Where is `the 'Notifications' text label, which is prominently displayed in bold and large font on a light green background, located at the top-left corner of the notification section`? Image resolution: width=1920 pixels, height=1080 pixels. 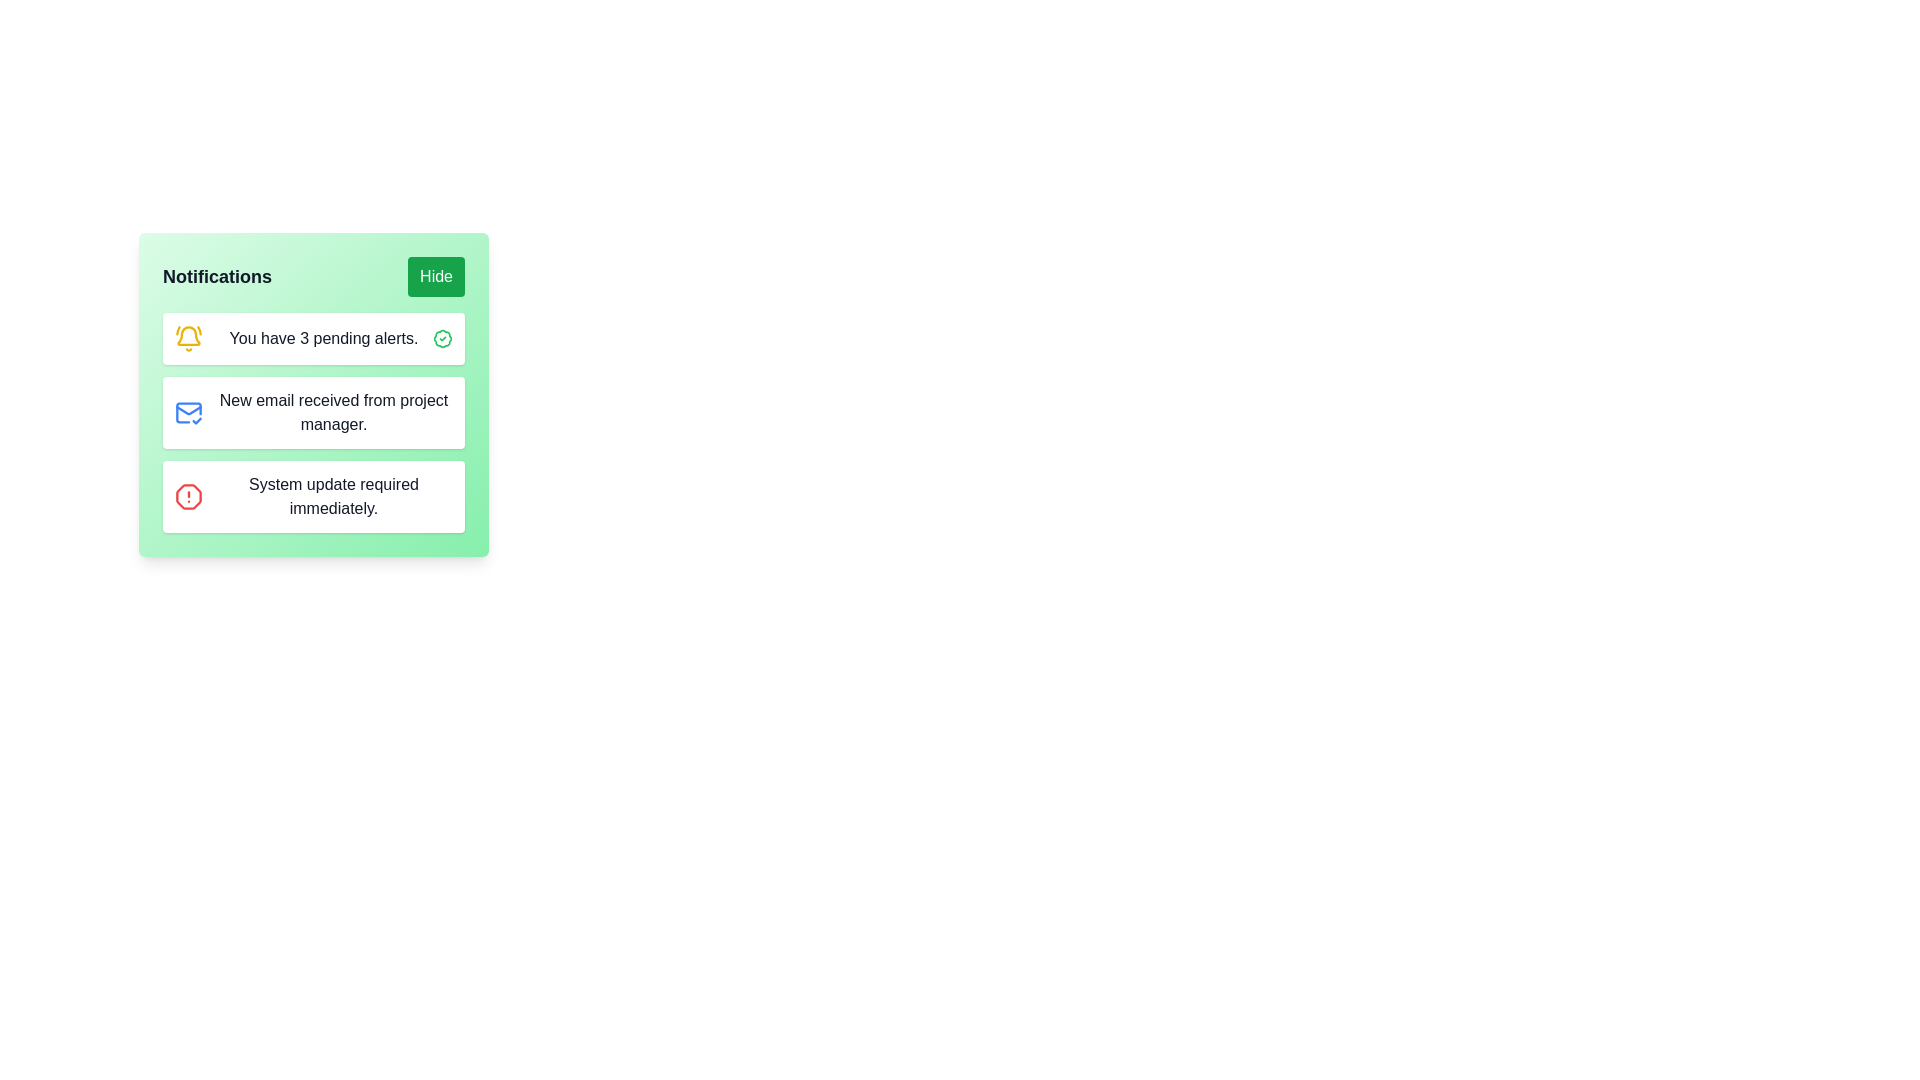 the 'Notifications' text label, which is prominently displayed in bold and large font on a light green background, located at the top-left corner of the notification section is located at coordinates (217, 277).